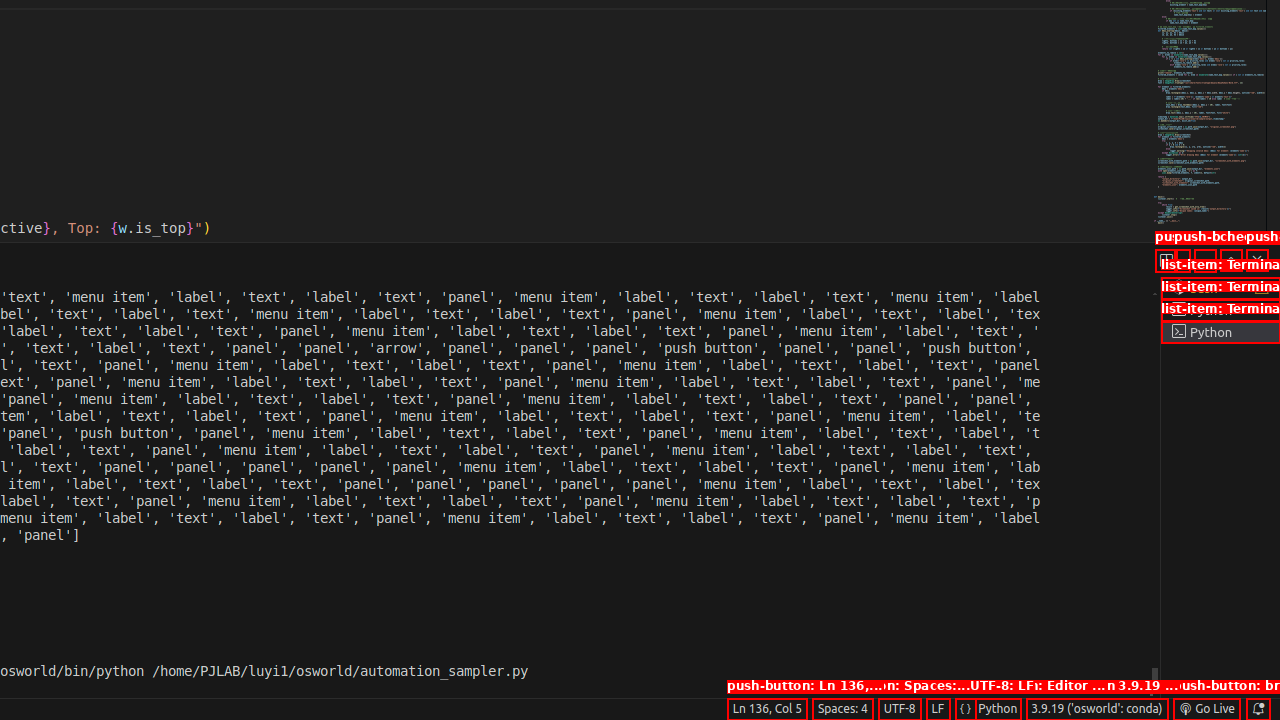  Describe the element at coordinates (842, 707) in the screenshot. I see `'Spaces: 4'` at that location.